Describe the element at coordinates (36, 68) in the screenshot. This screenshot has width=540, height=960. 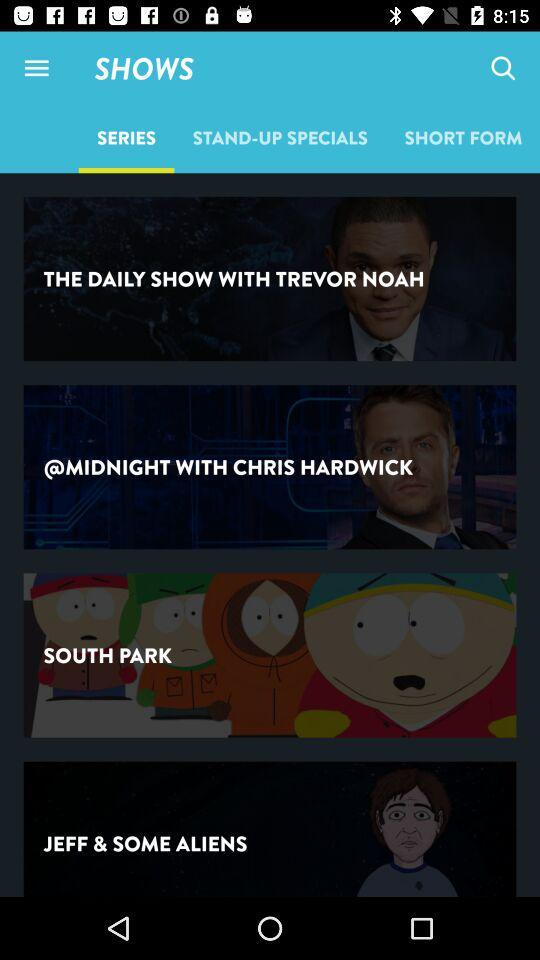
I see `item above series` at that location.